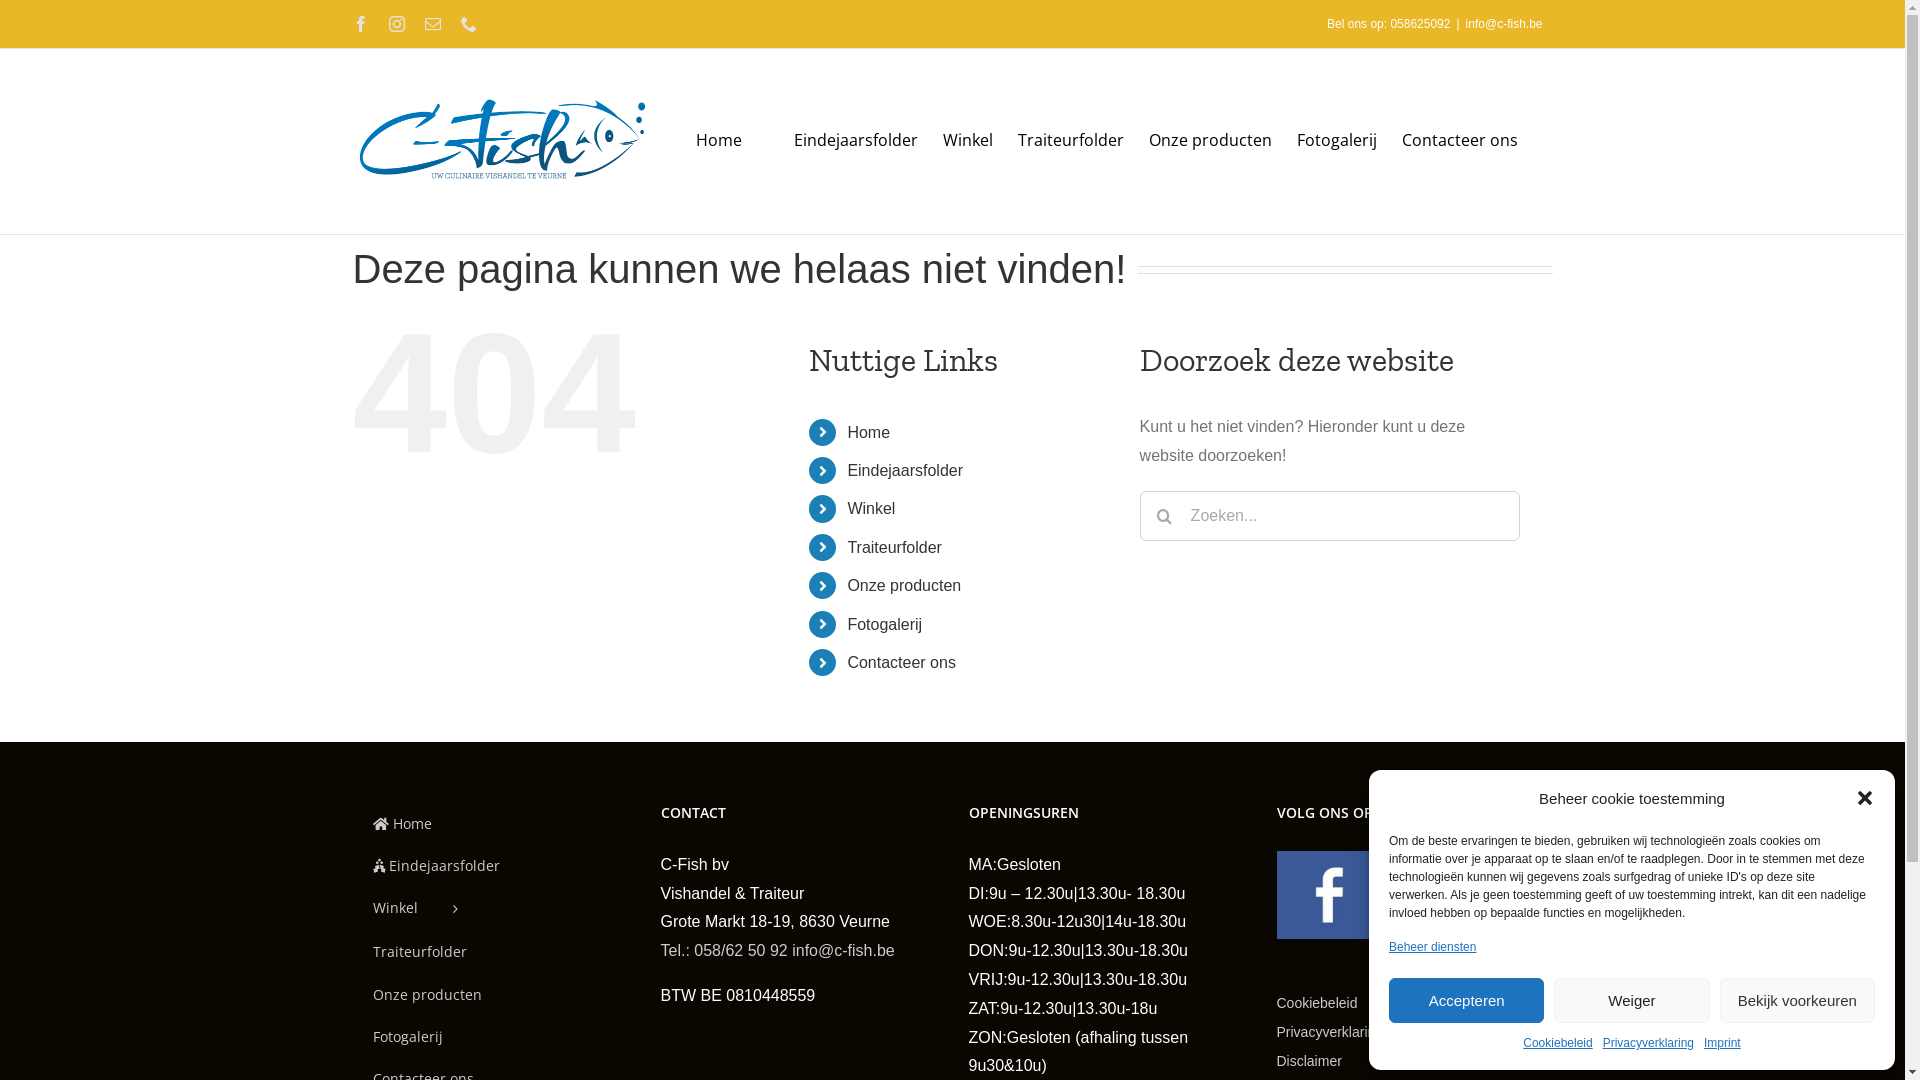 Image resolution: width=1920 pixels, height=1080 pixels. I want to click on 'Tel.: 058/62 50 92', so click(722, 949).